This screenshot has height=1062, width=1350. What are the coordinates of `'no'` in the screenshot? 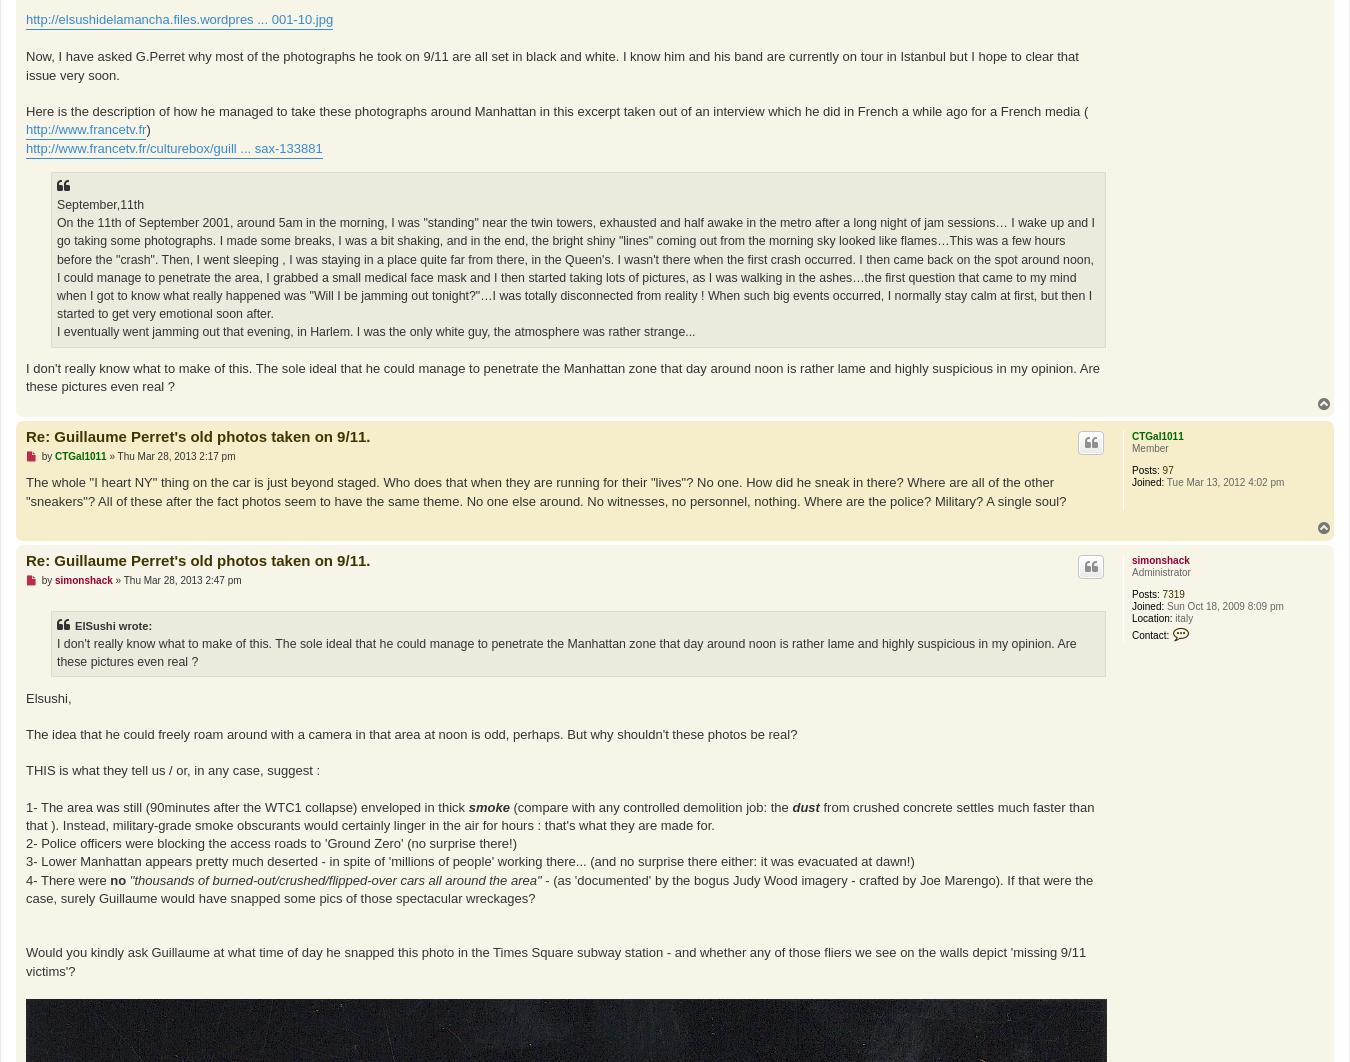 It's located at (109, 878).